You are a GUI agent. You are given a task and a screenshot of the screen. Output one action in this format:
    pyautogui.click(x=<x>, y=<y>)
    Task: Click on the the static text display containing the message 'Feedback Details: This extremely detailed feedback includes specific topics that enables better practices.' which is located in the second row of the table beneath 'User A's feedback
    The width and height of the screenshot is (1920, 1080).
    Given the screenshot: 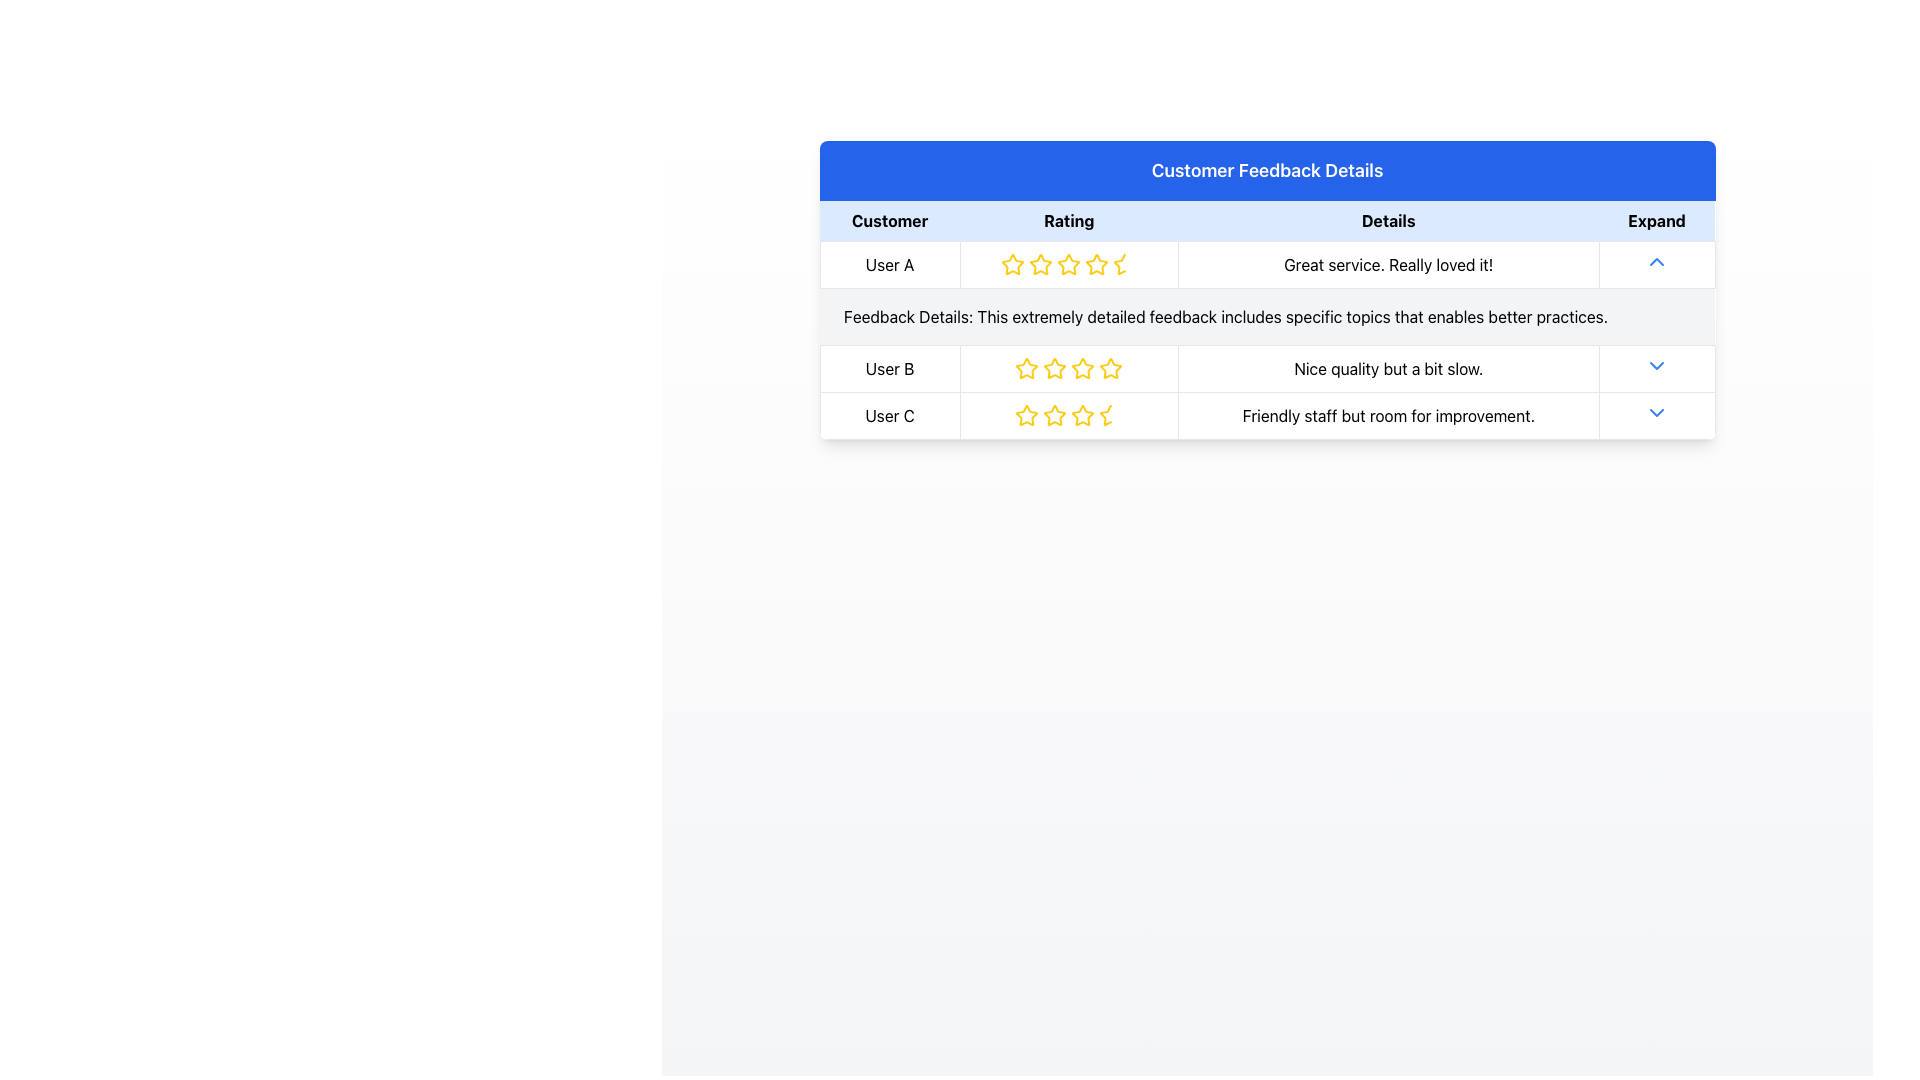 What is the action you would take?
    pyautogui.click(x=1266, y=315)
    